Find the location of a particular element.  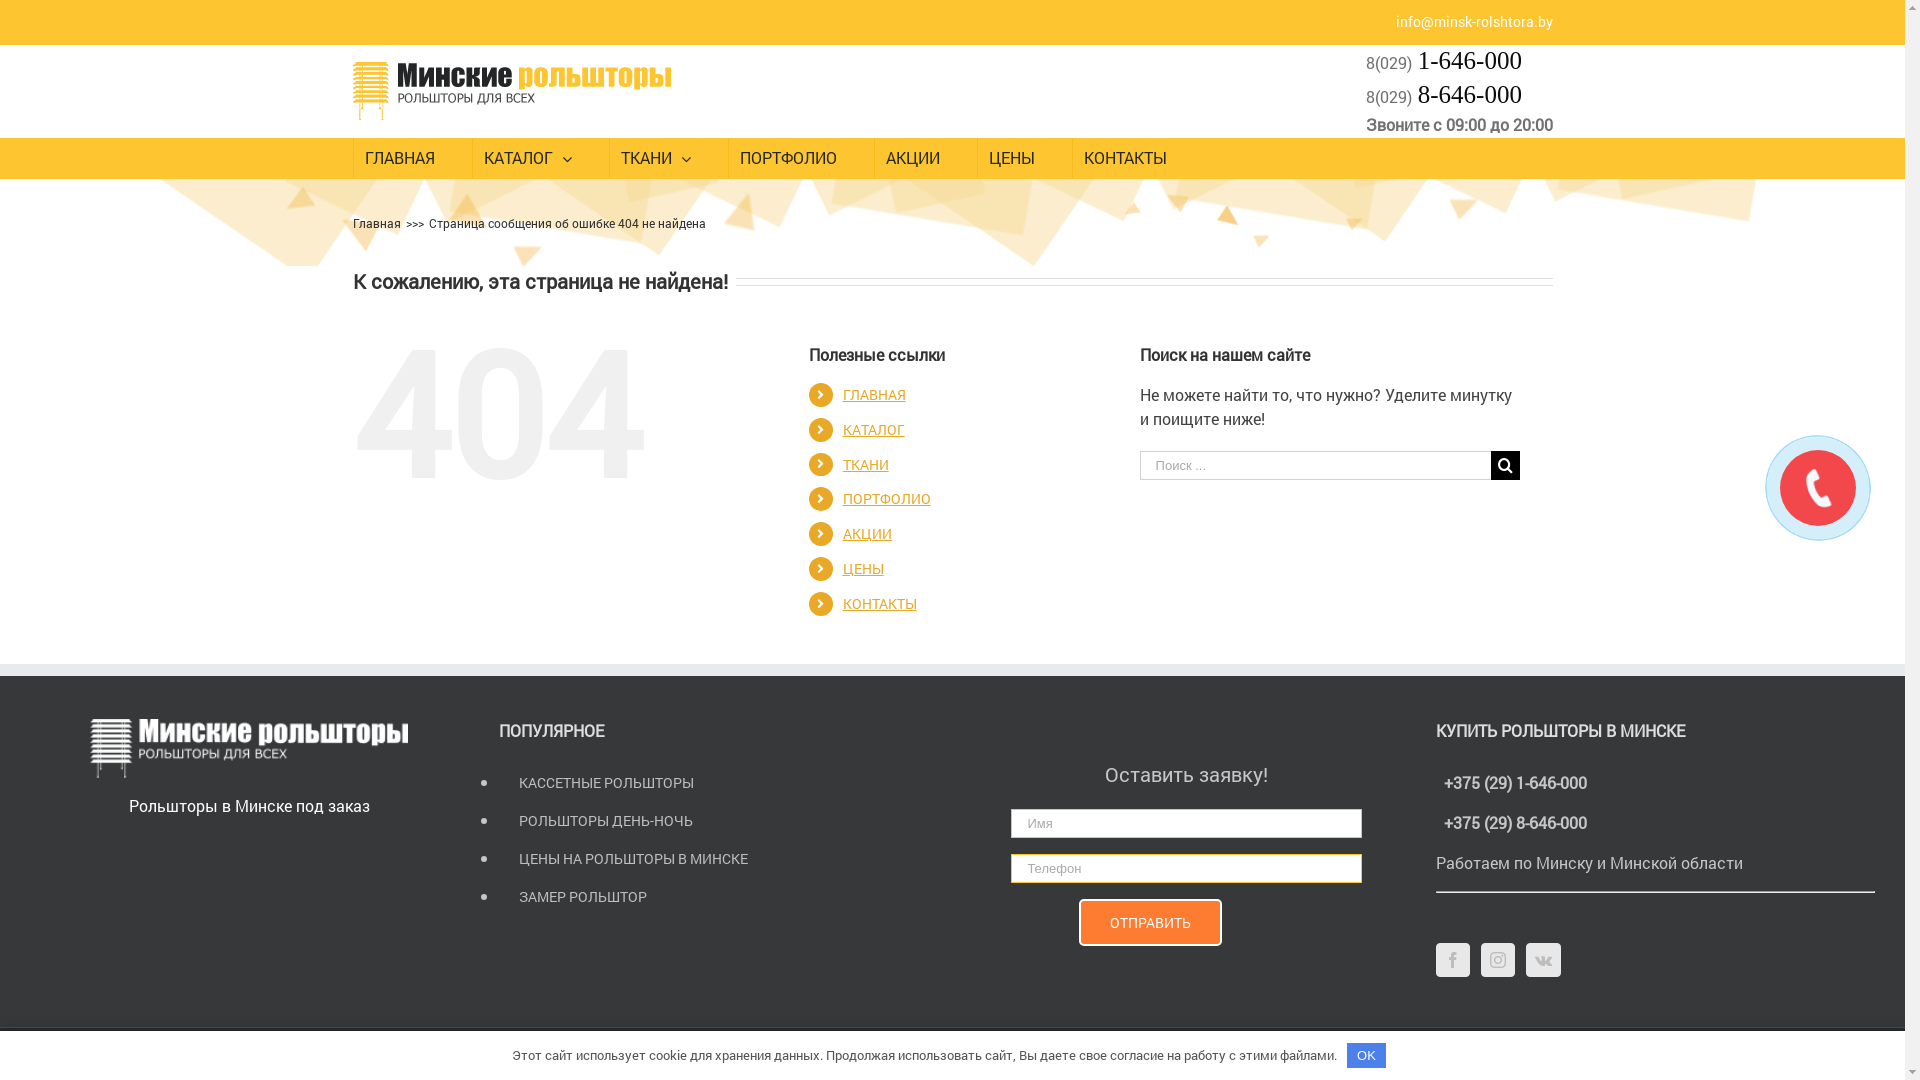

'info@minsk-rolshtora.by' is located at coordinates (1474, 21).